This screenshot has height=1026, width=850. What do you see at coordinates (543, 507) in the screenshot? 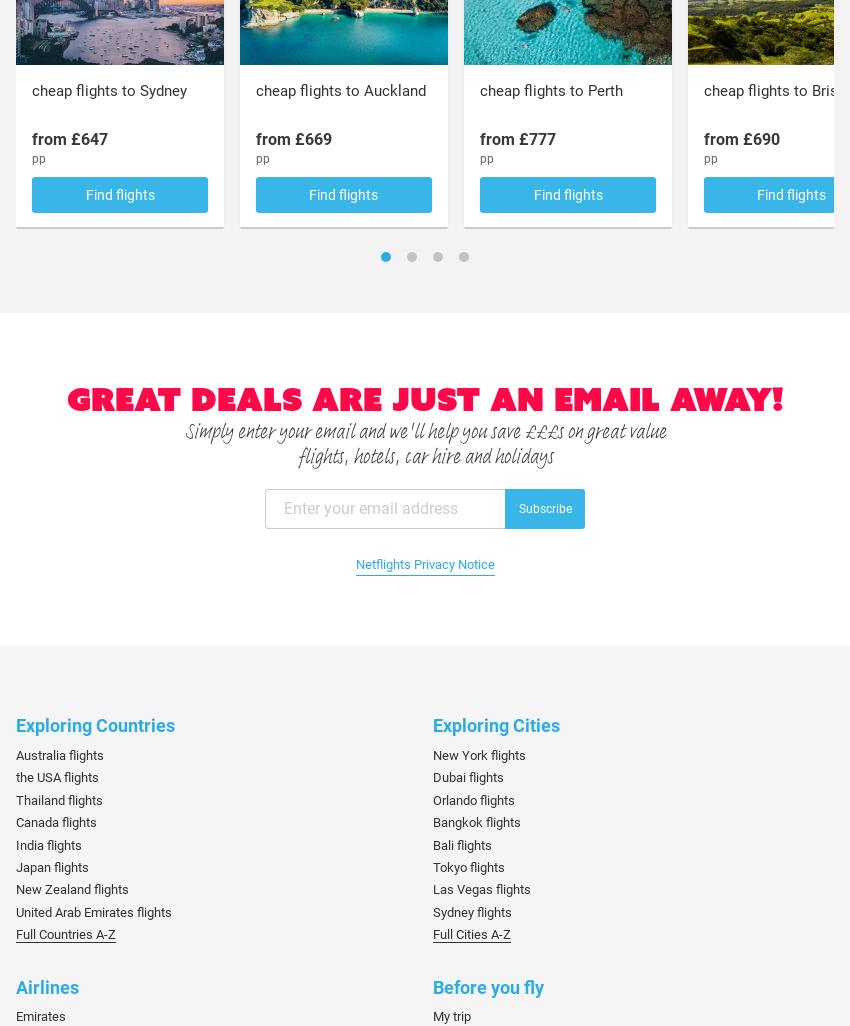
I see `'Subscribe'` at bounding box center [543, 507].